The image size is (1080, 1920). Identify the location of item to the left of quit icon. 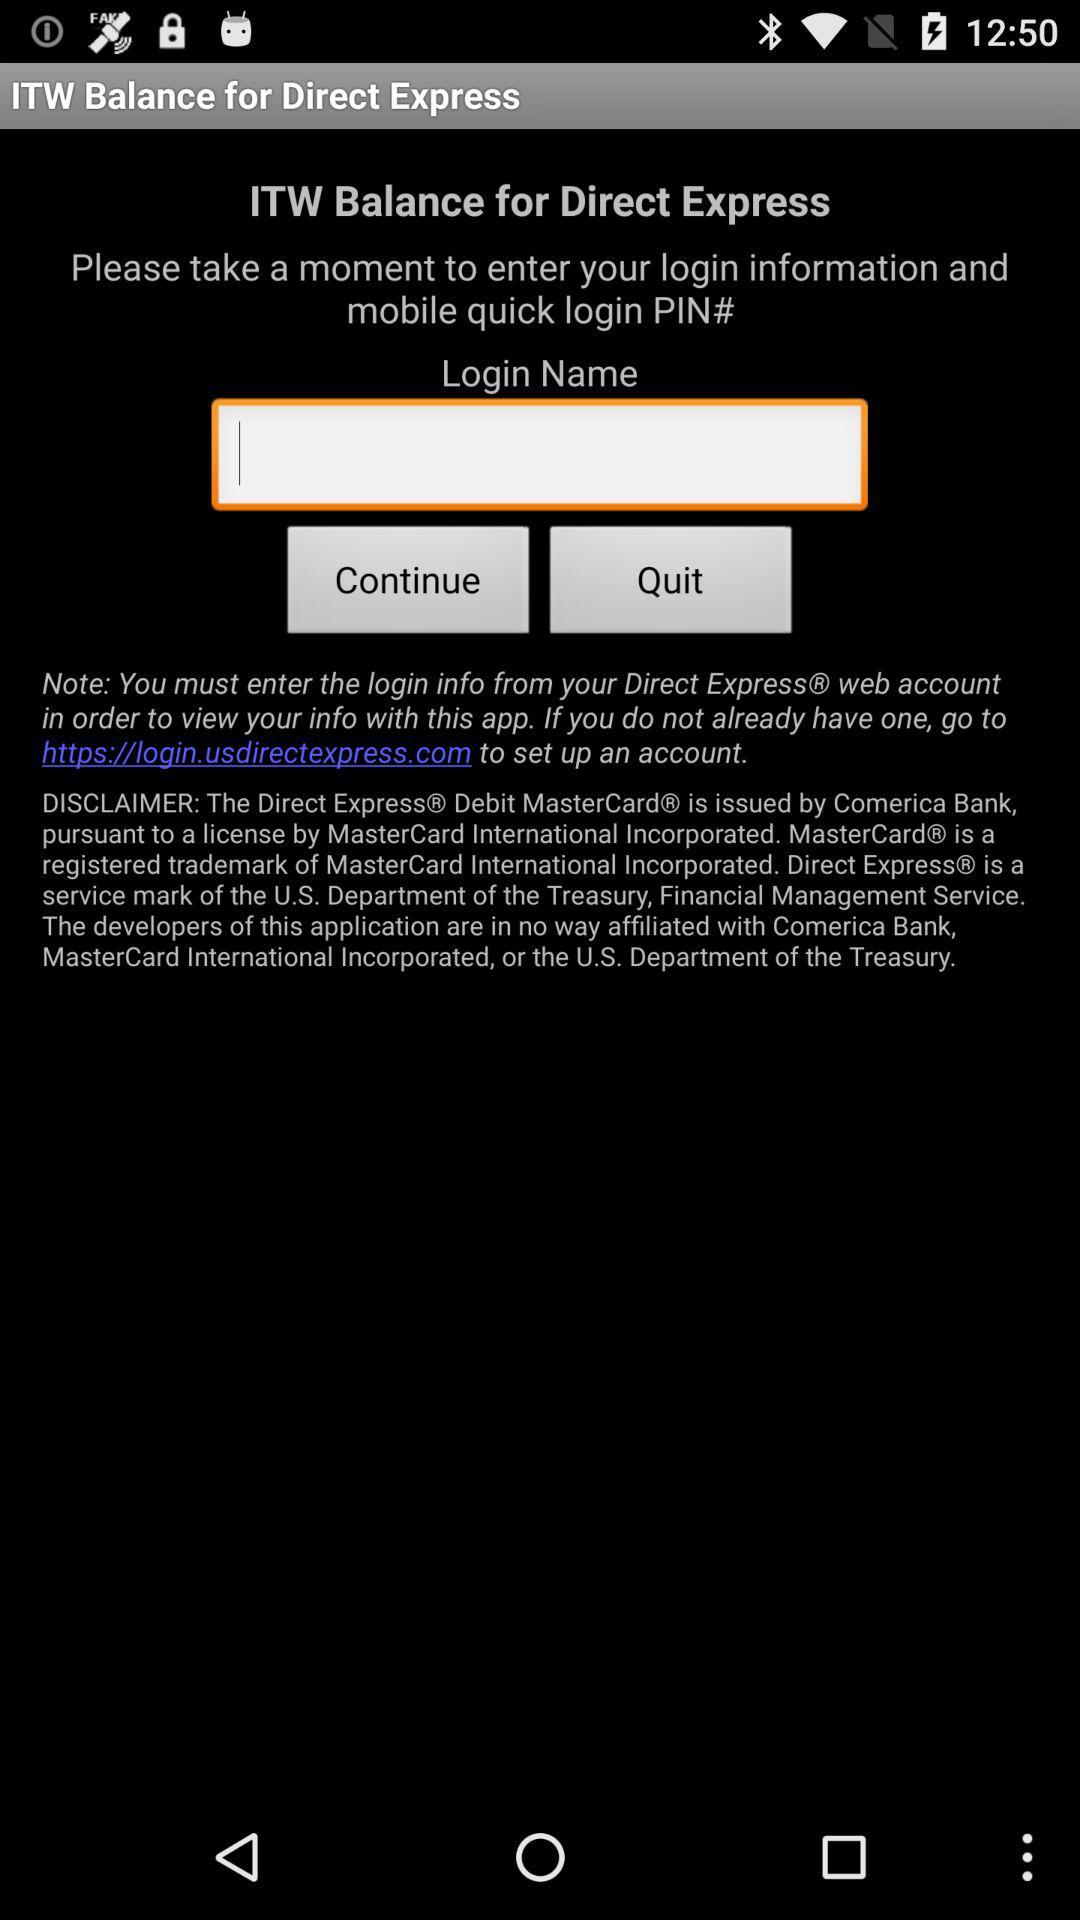
(407, 584).